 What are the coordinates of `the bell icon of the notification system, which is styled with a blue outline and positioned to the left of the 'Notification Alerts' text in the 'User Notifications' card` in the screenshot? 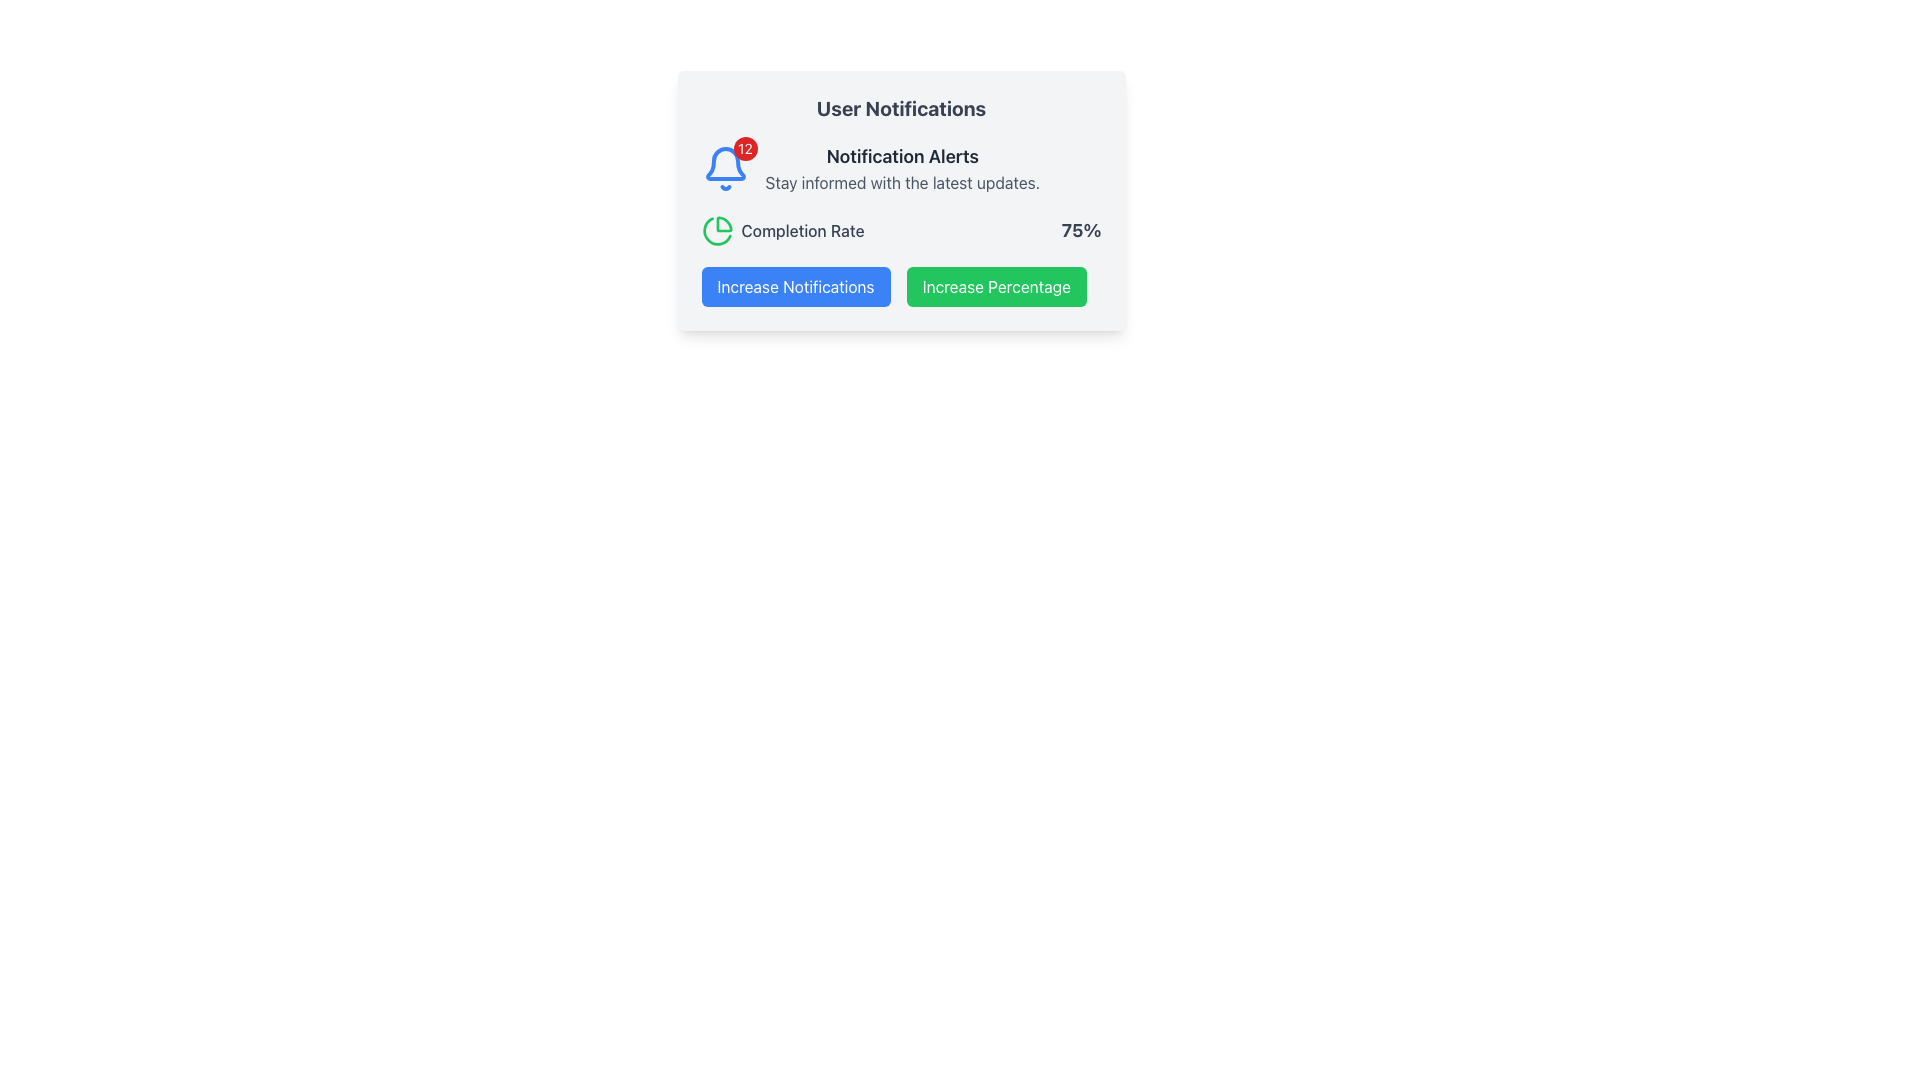 It's located at (724, 163).